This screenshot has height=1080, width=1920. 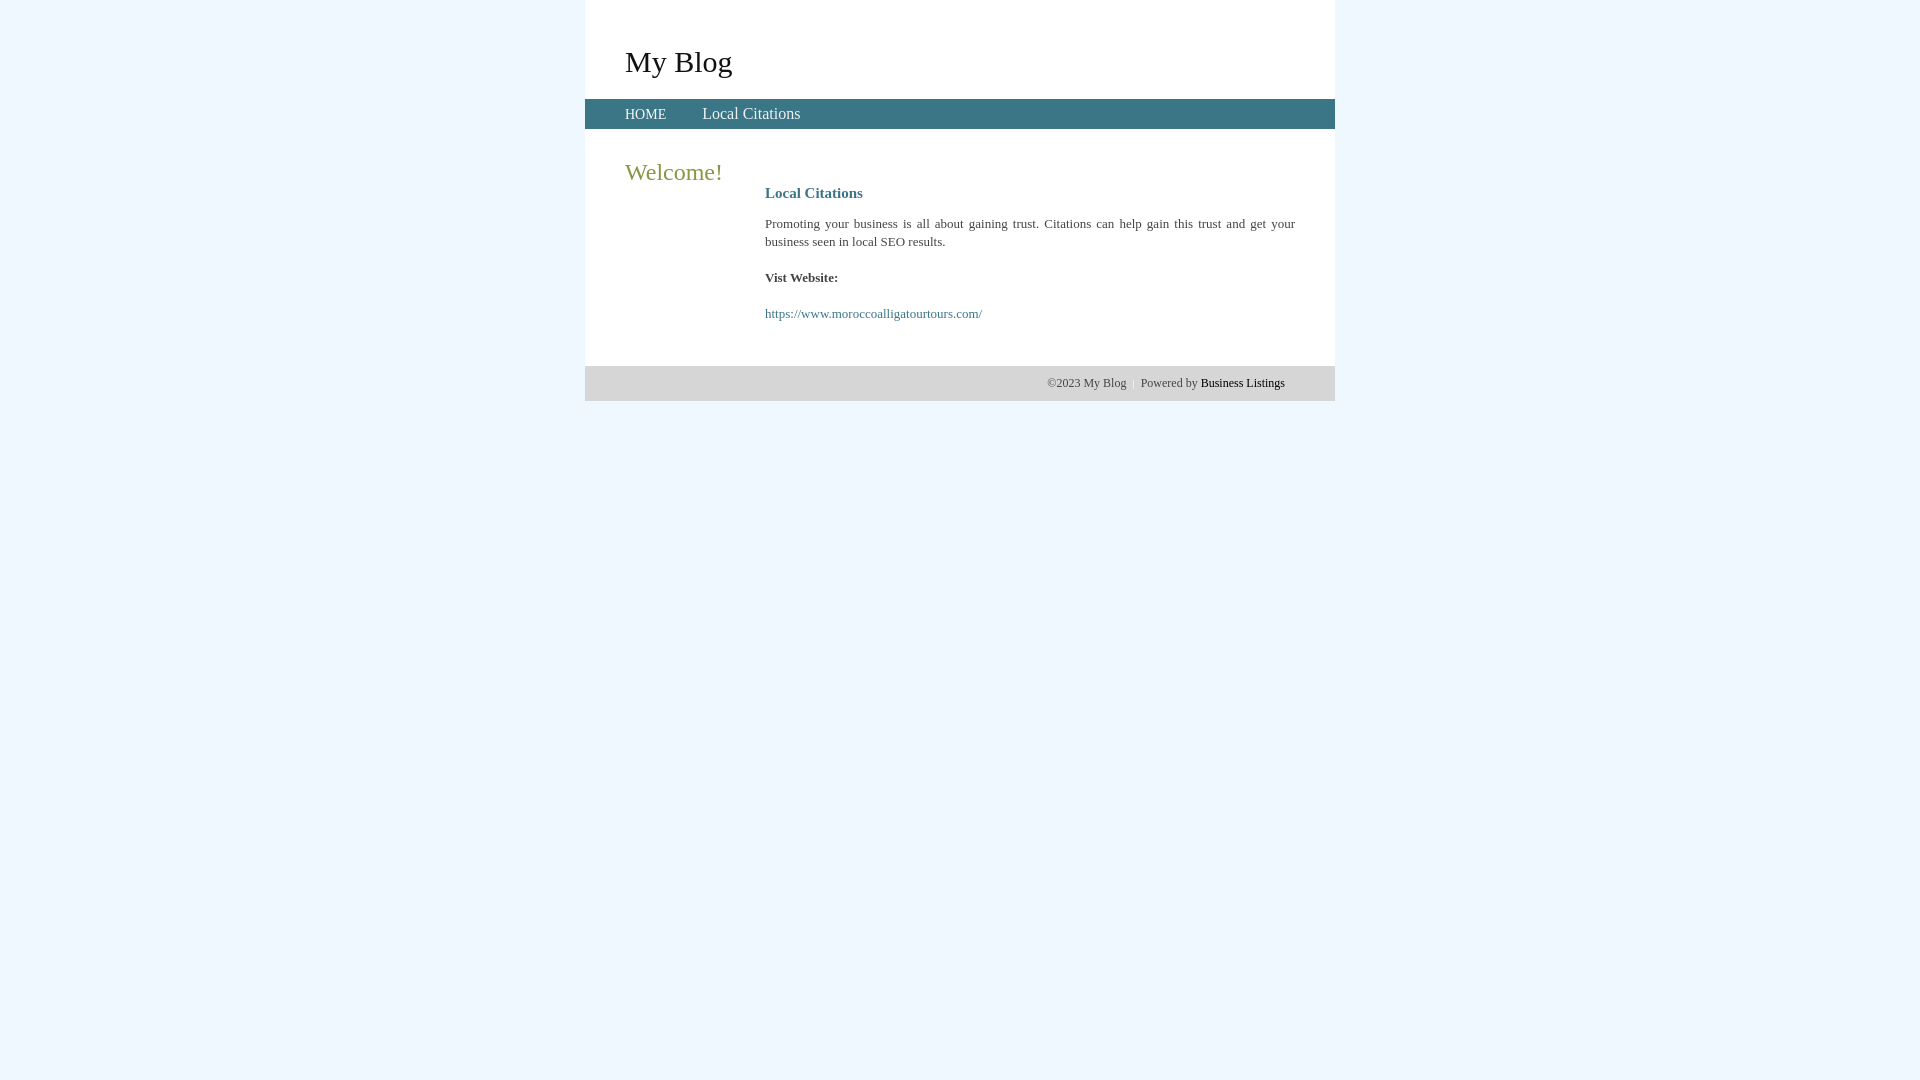 I want to click on 'My Blog', so click(x=678, y=60).